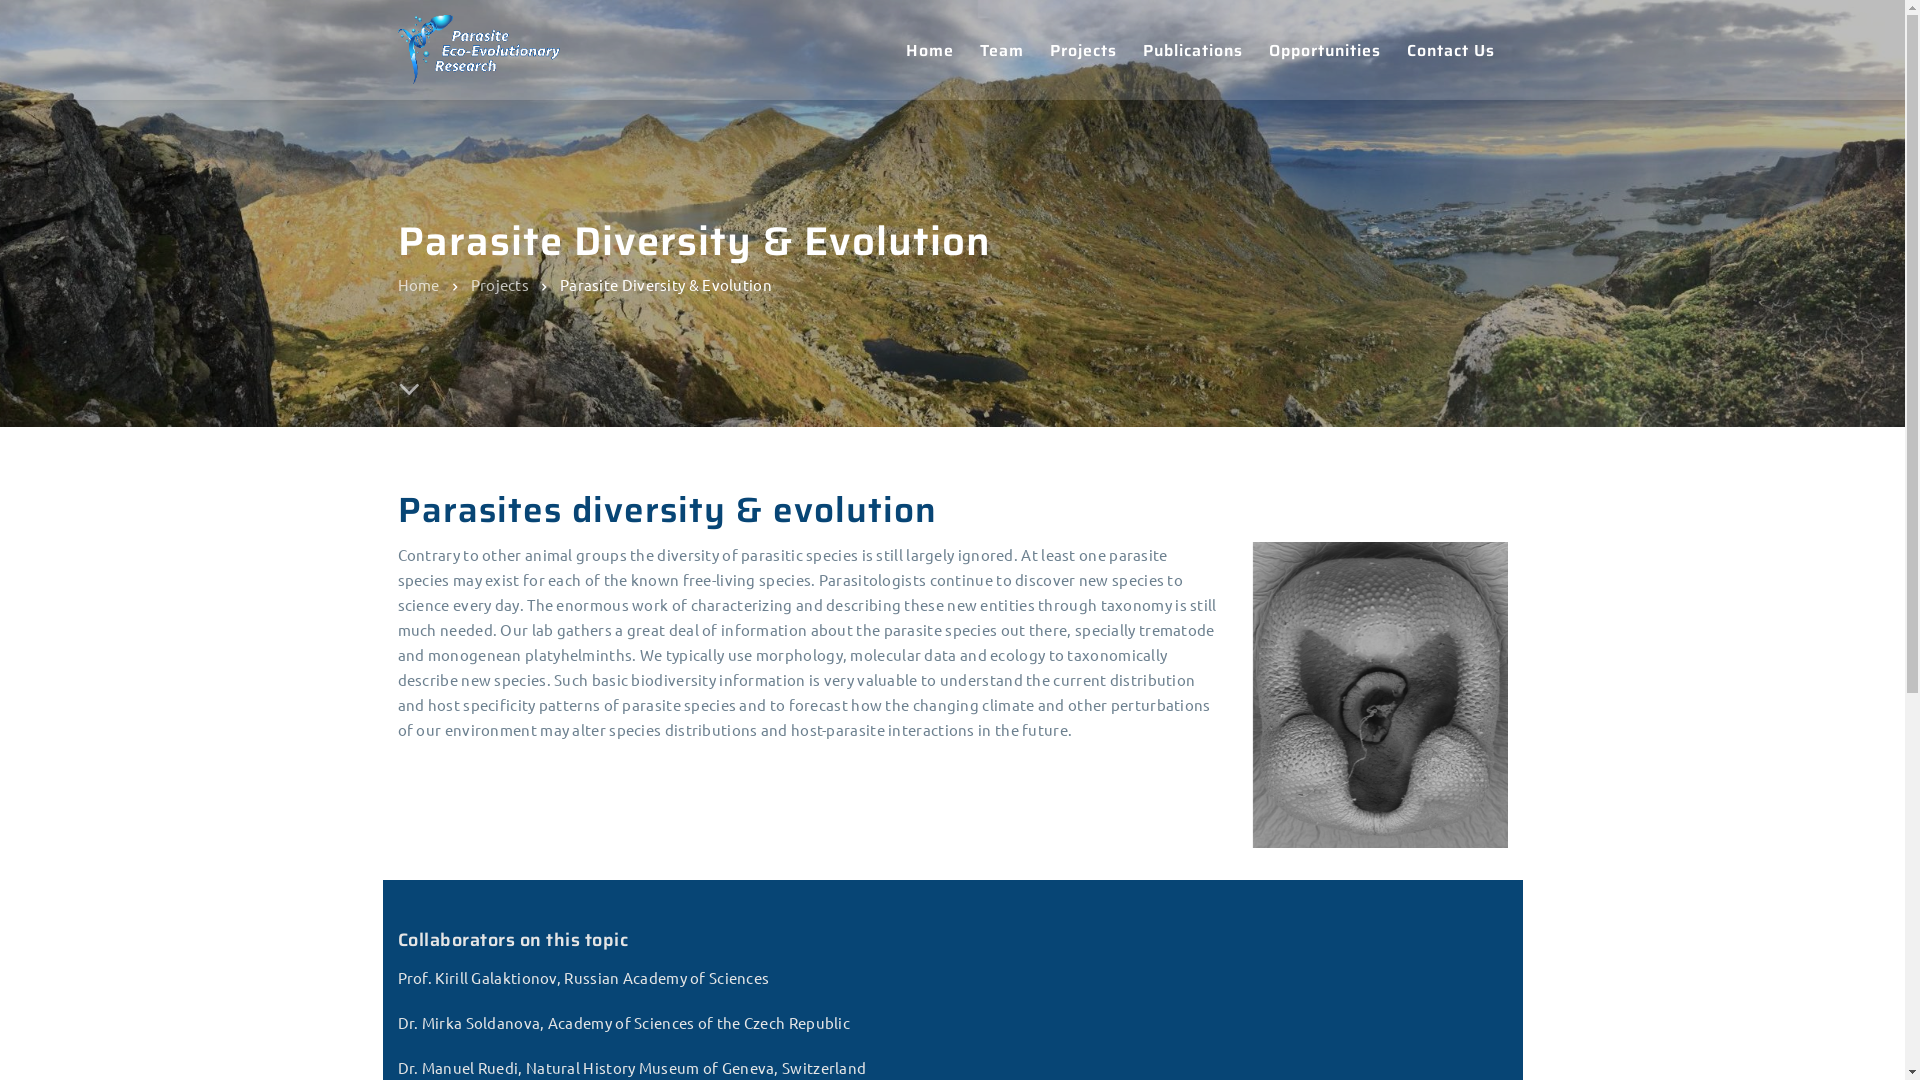  I want to click on 'Home', so click(816, 750).